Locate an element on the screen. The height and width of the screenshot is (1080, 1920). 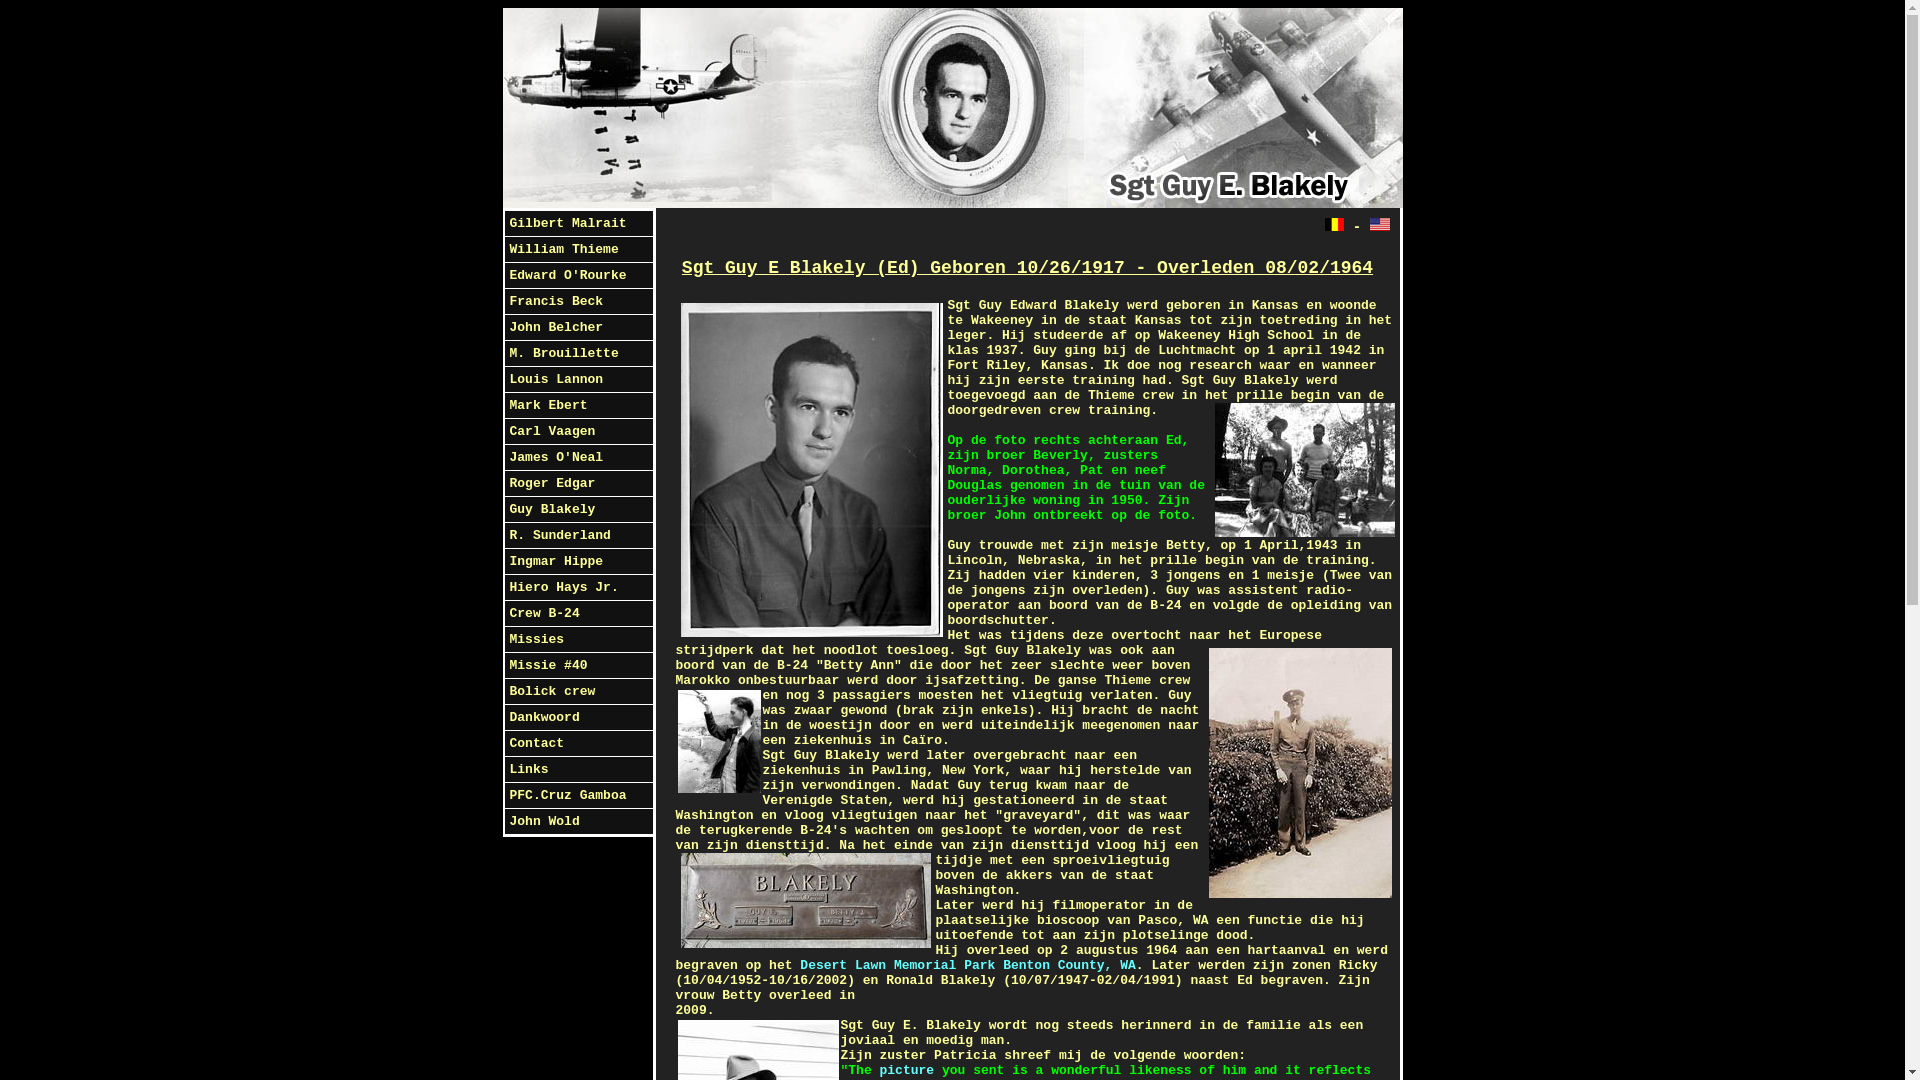
'Hiero Hays Jr.' is located at coordinates (504, 586).